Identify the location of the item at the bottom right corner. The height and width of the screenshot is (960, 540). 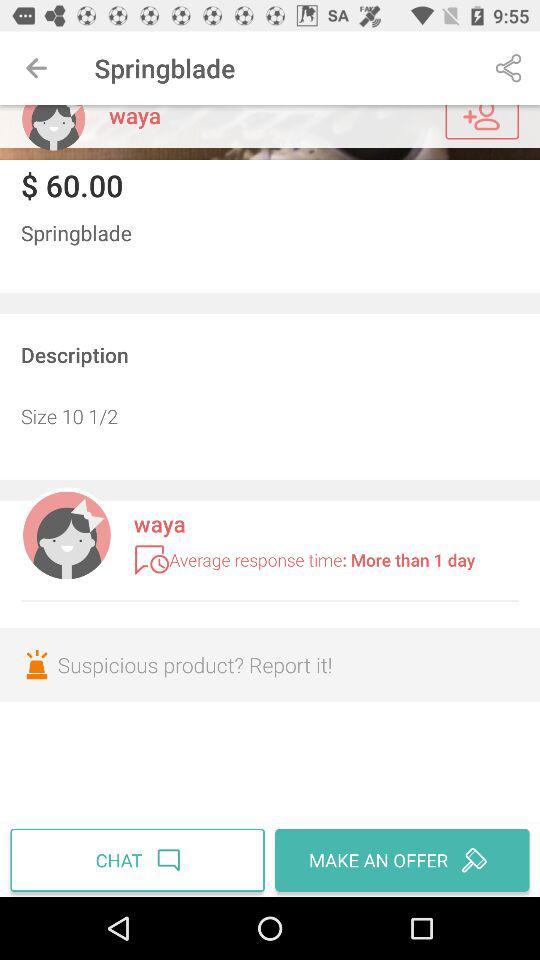
(399, 859).